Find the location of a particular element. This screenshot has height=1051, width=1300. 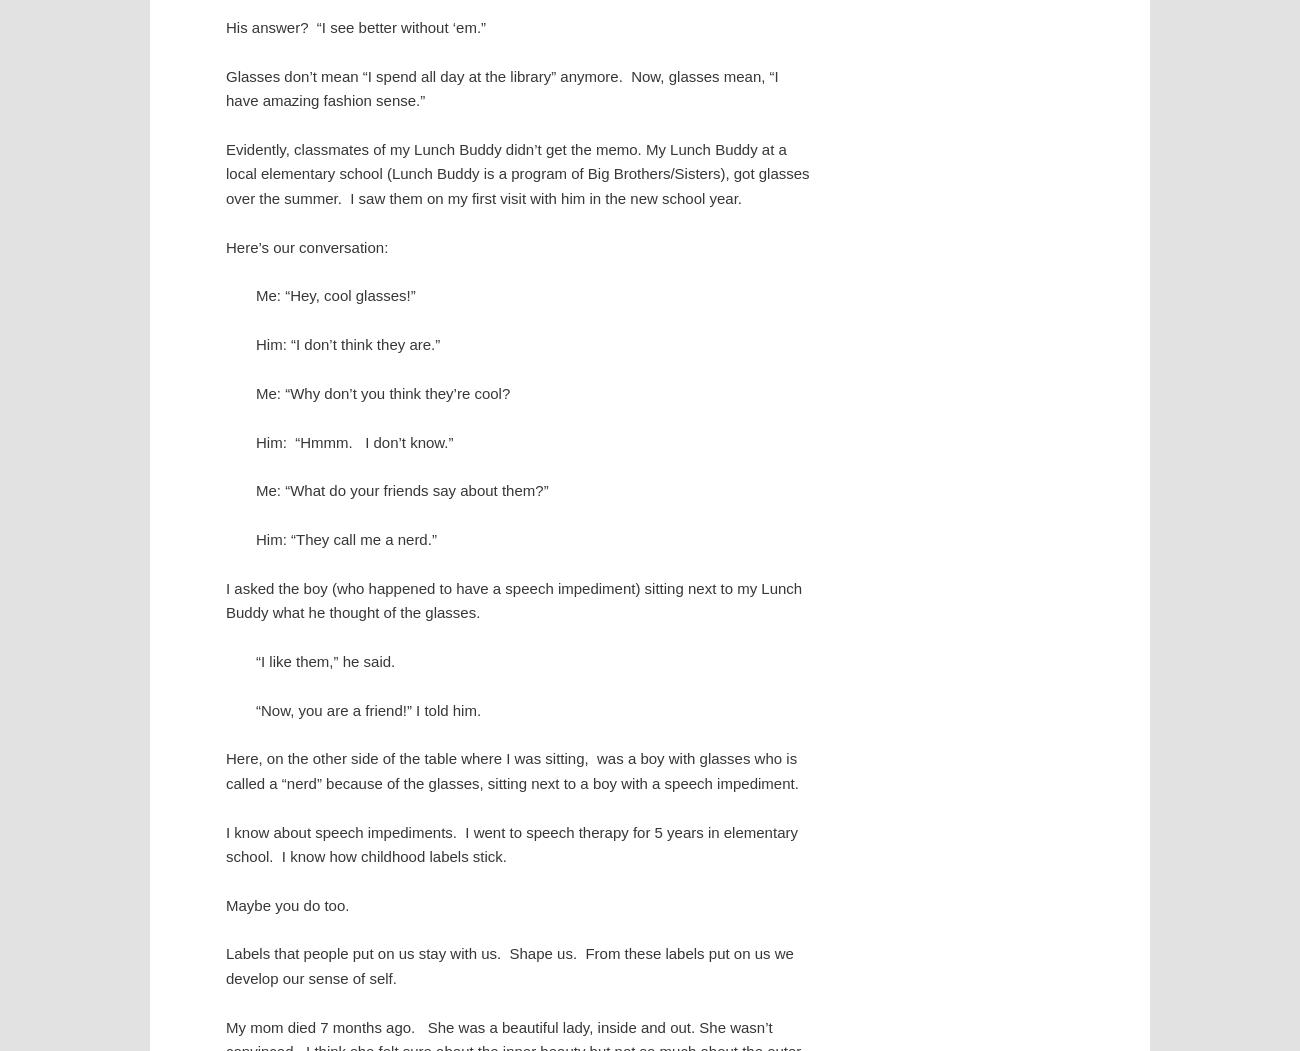

'Here’s our conversation:' is located at coordinates (307, 246).